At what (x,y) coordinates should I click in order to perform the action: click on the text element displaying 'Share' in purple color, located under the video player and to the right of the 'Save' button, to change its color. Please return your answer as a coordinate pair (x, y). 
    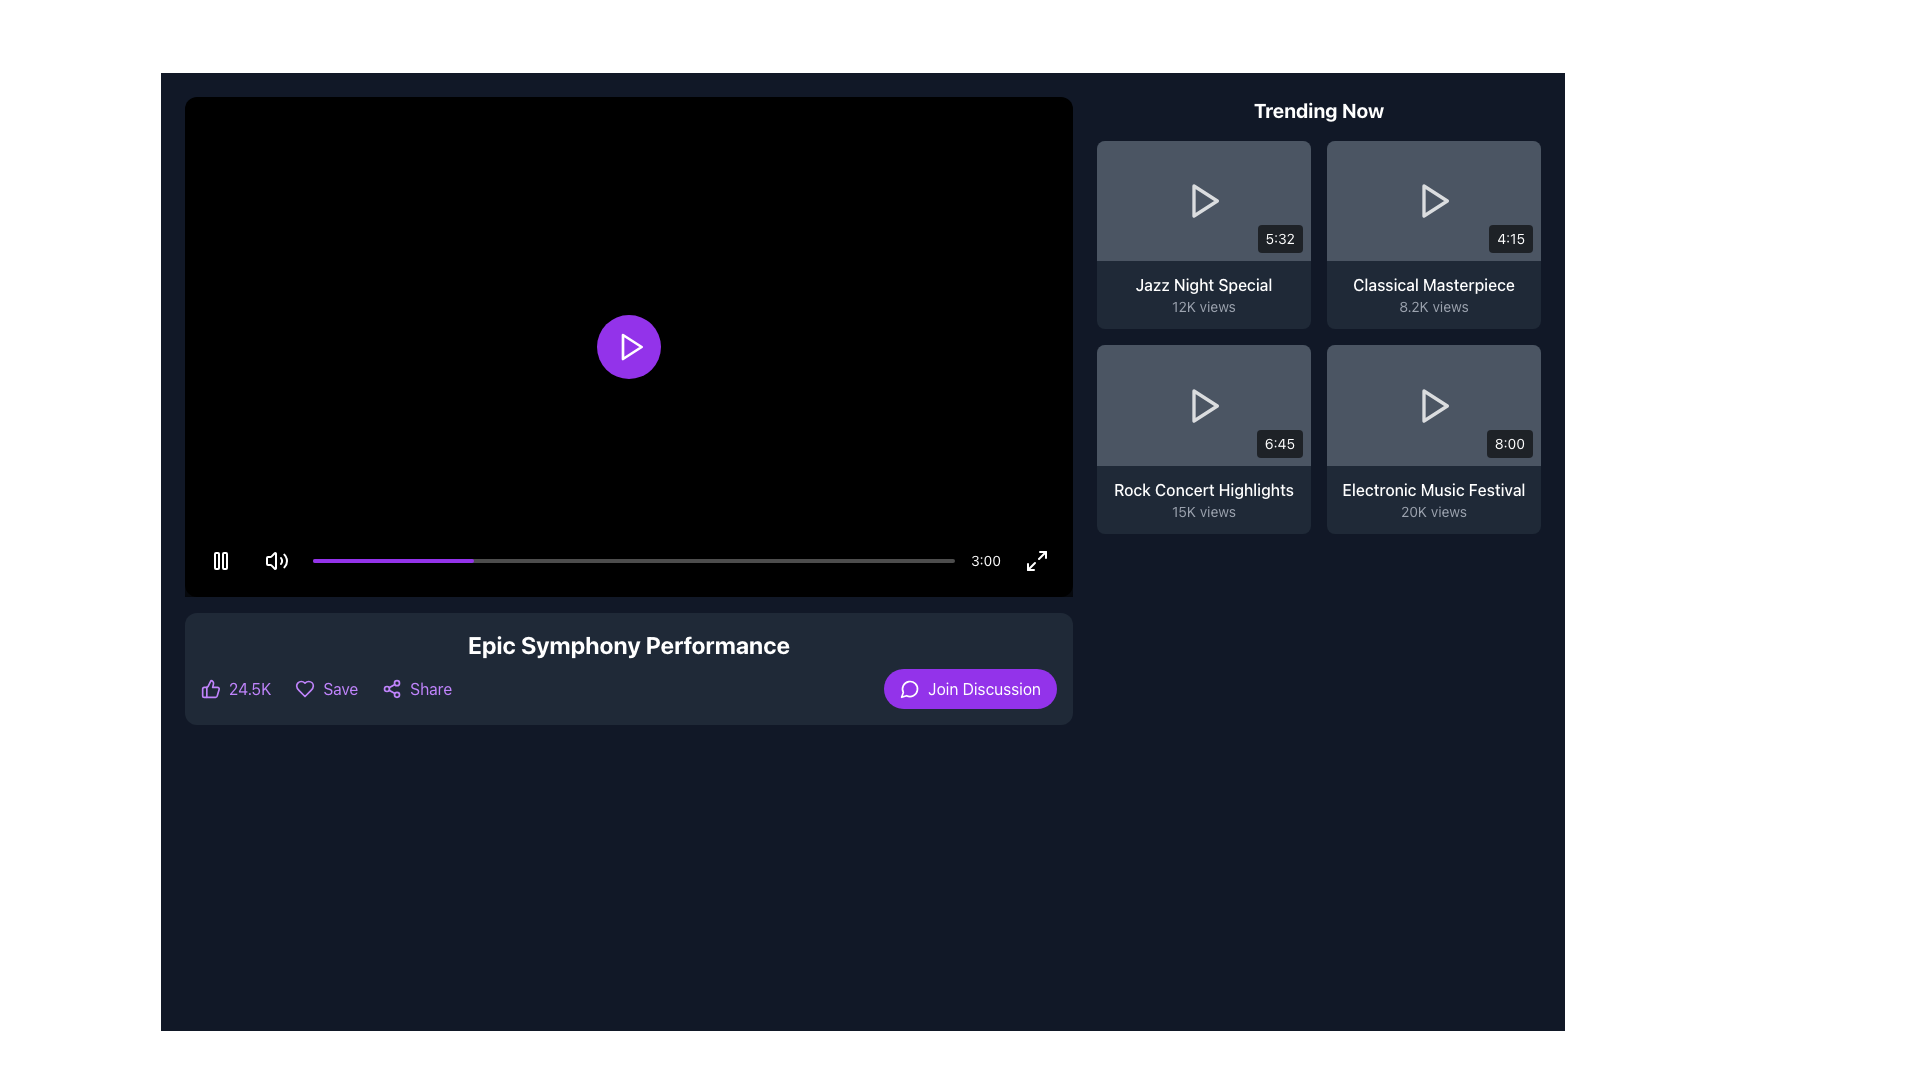
    Looking at the image, I should click on (430, 687).